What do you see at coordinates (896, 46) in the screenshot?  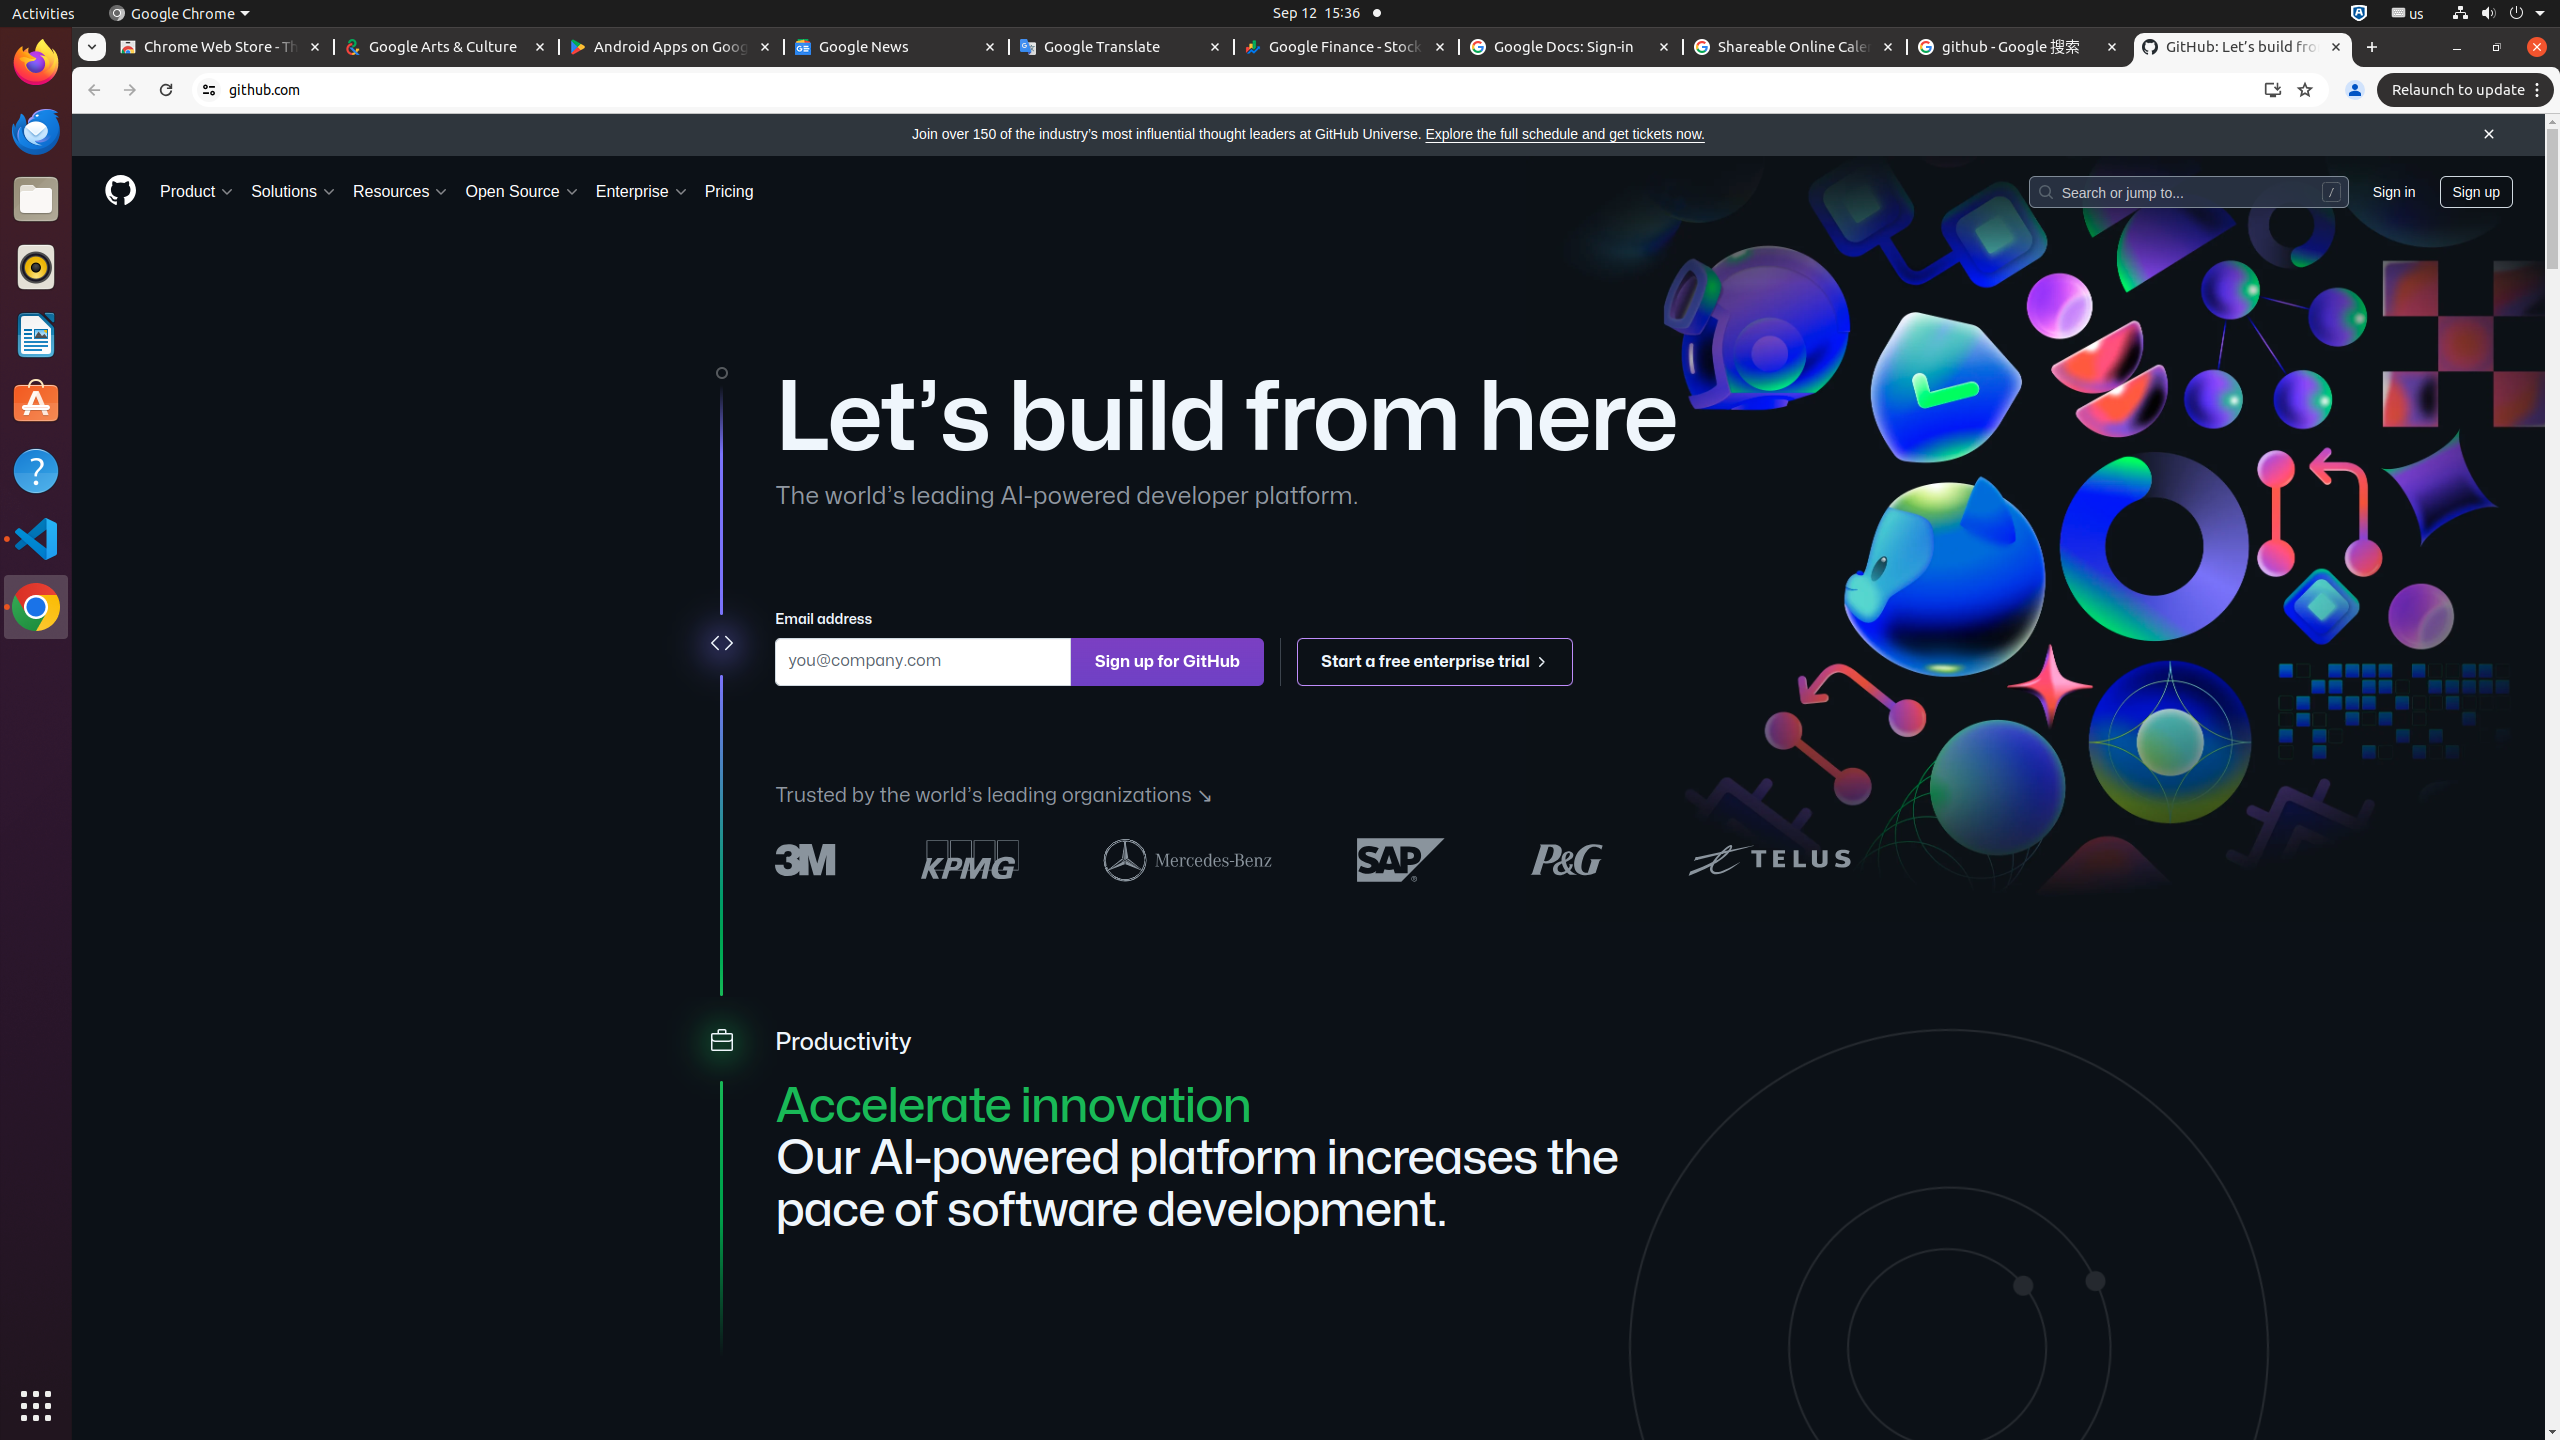 I see `'Google News - Memory usage - 51.2 MB'` at bounding box center [896, 46].